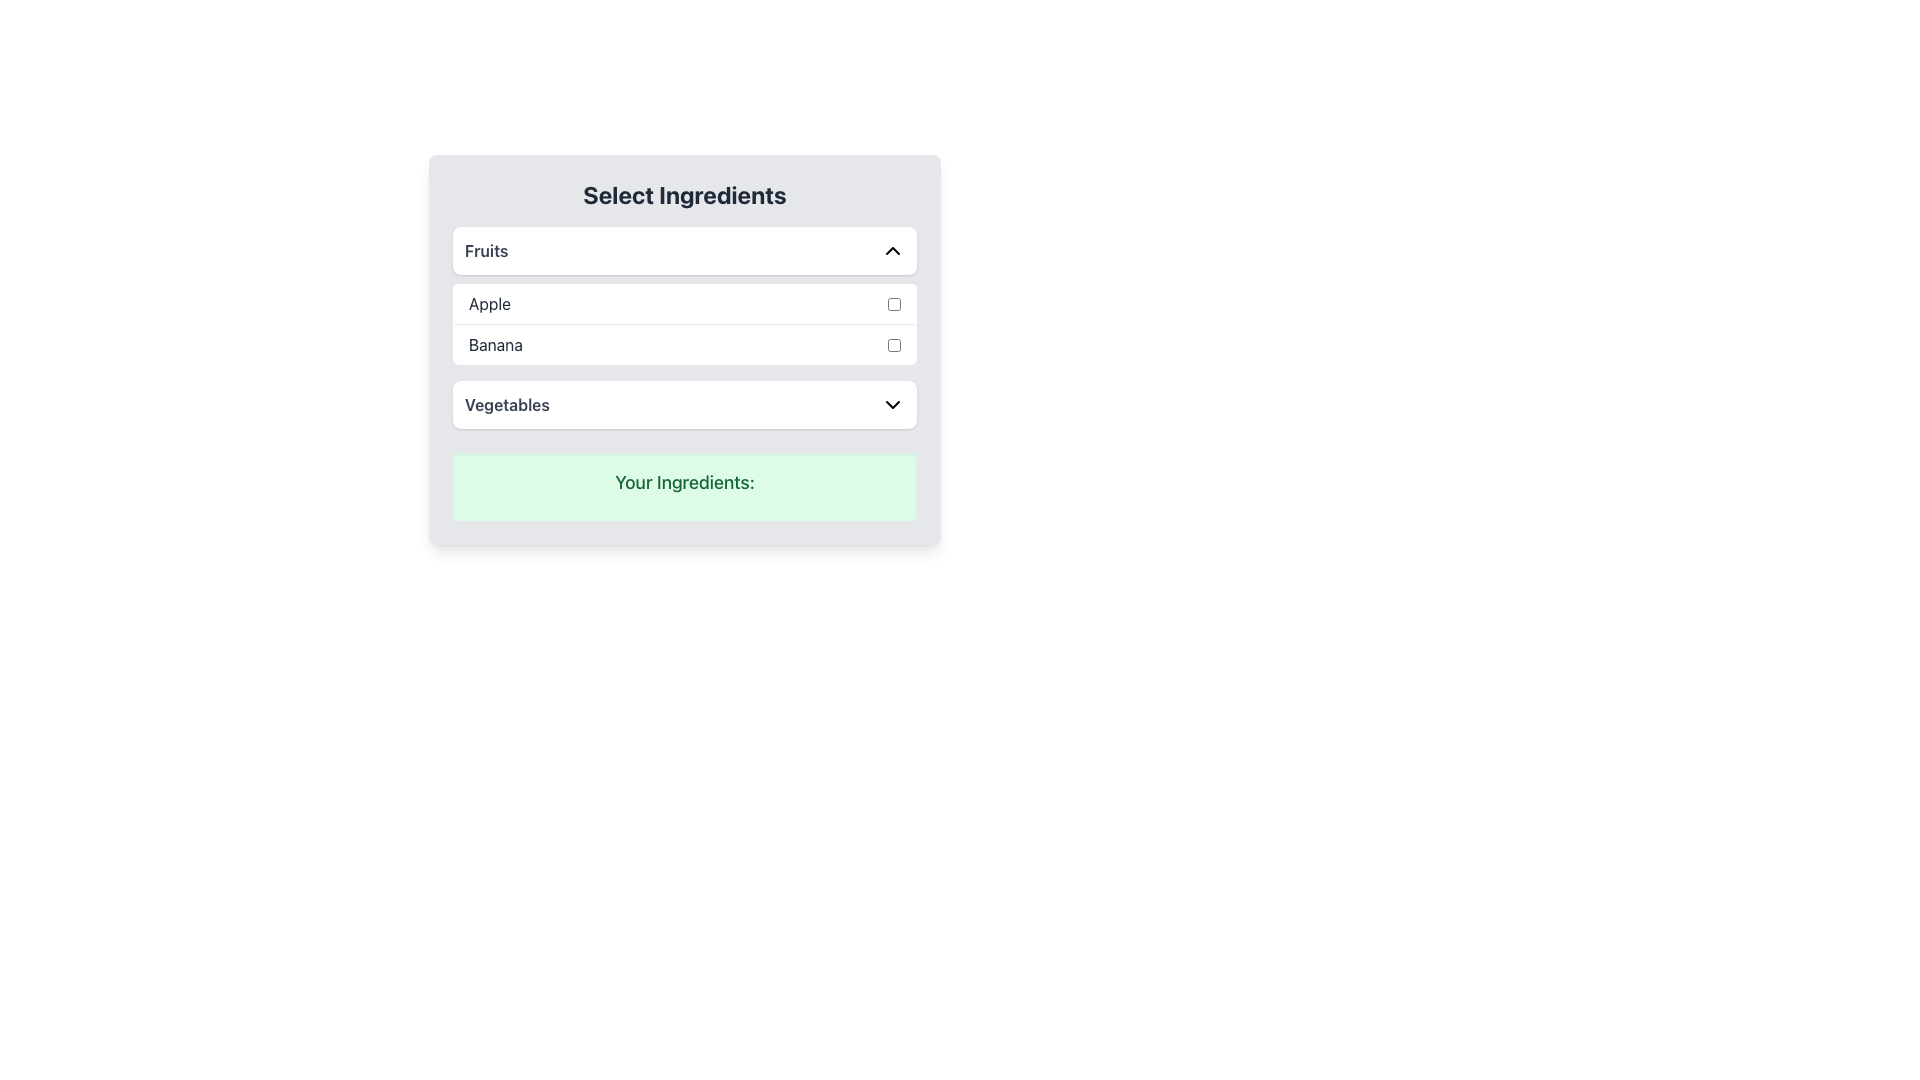 Image resolution: width=1920 pixels, height=1080 pixels. Describe the element at coordinates (685, 482) in the screenshot. I see `the static text label displaying 'Your Ingredients:' which is bold green text on a light green background, located at the bottom of the 'Select Ingredients' card` at that location.